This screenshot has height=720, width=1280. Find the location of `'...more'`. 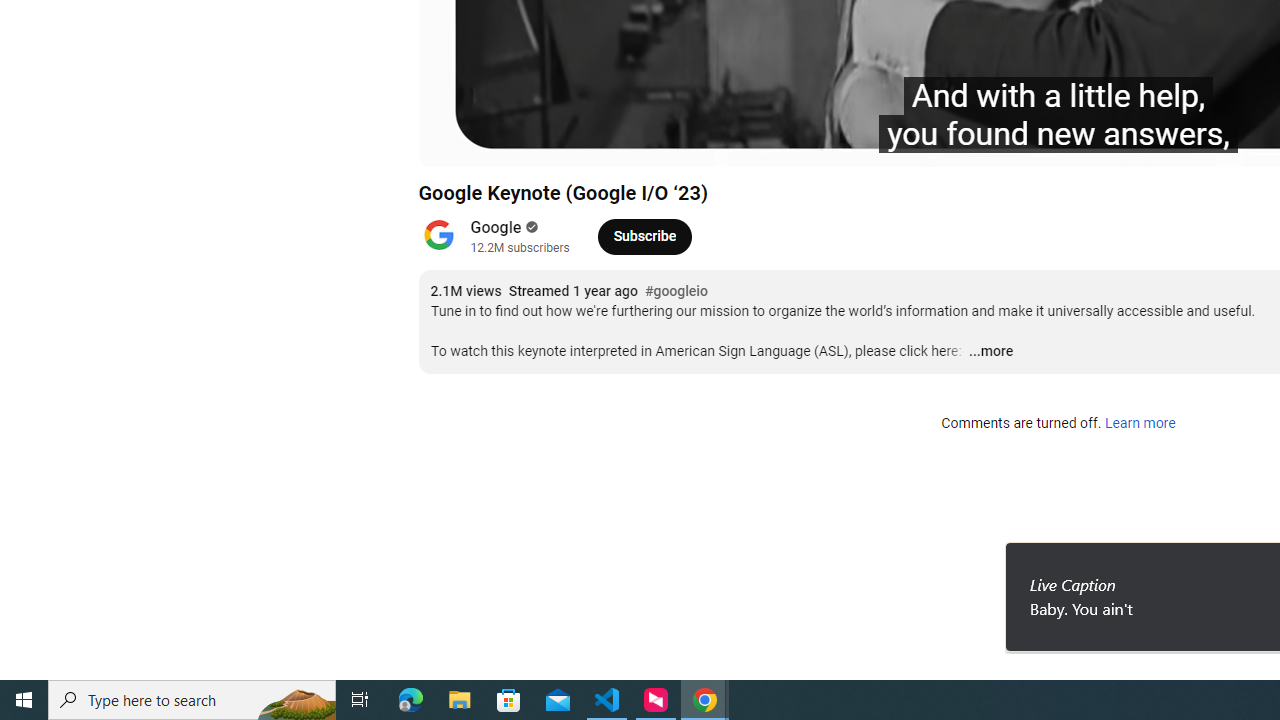

'...more' is located at coordinates (990, 351).